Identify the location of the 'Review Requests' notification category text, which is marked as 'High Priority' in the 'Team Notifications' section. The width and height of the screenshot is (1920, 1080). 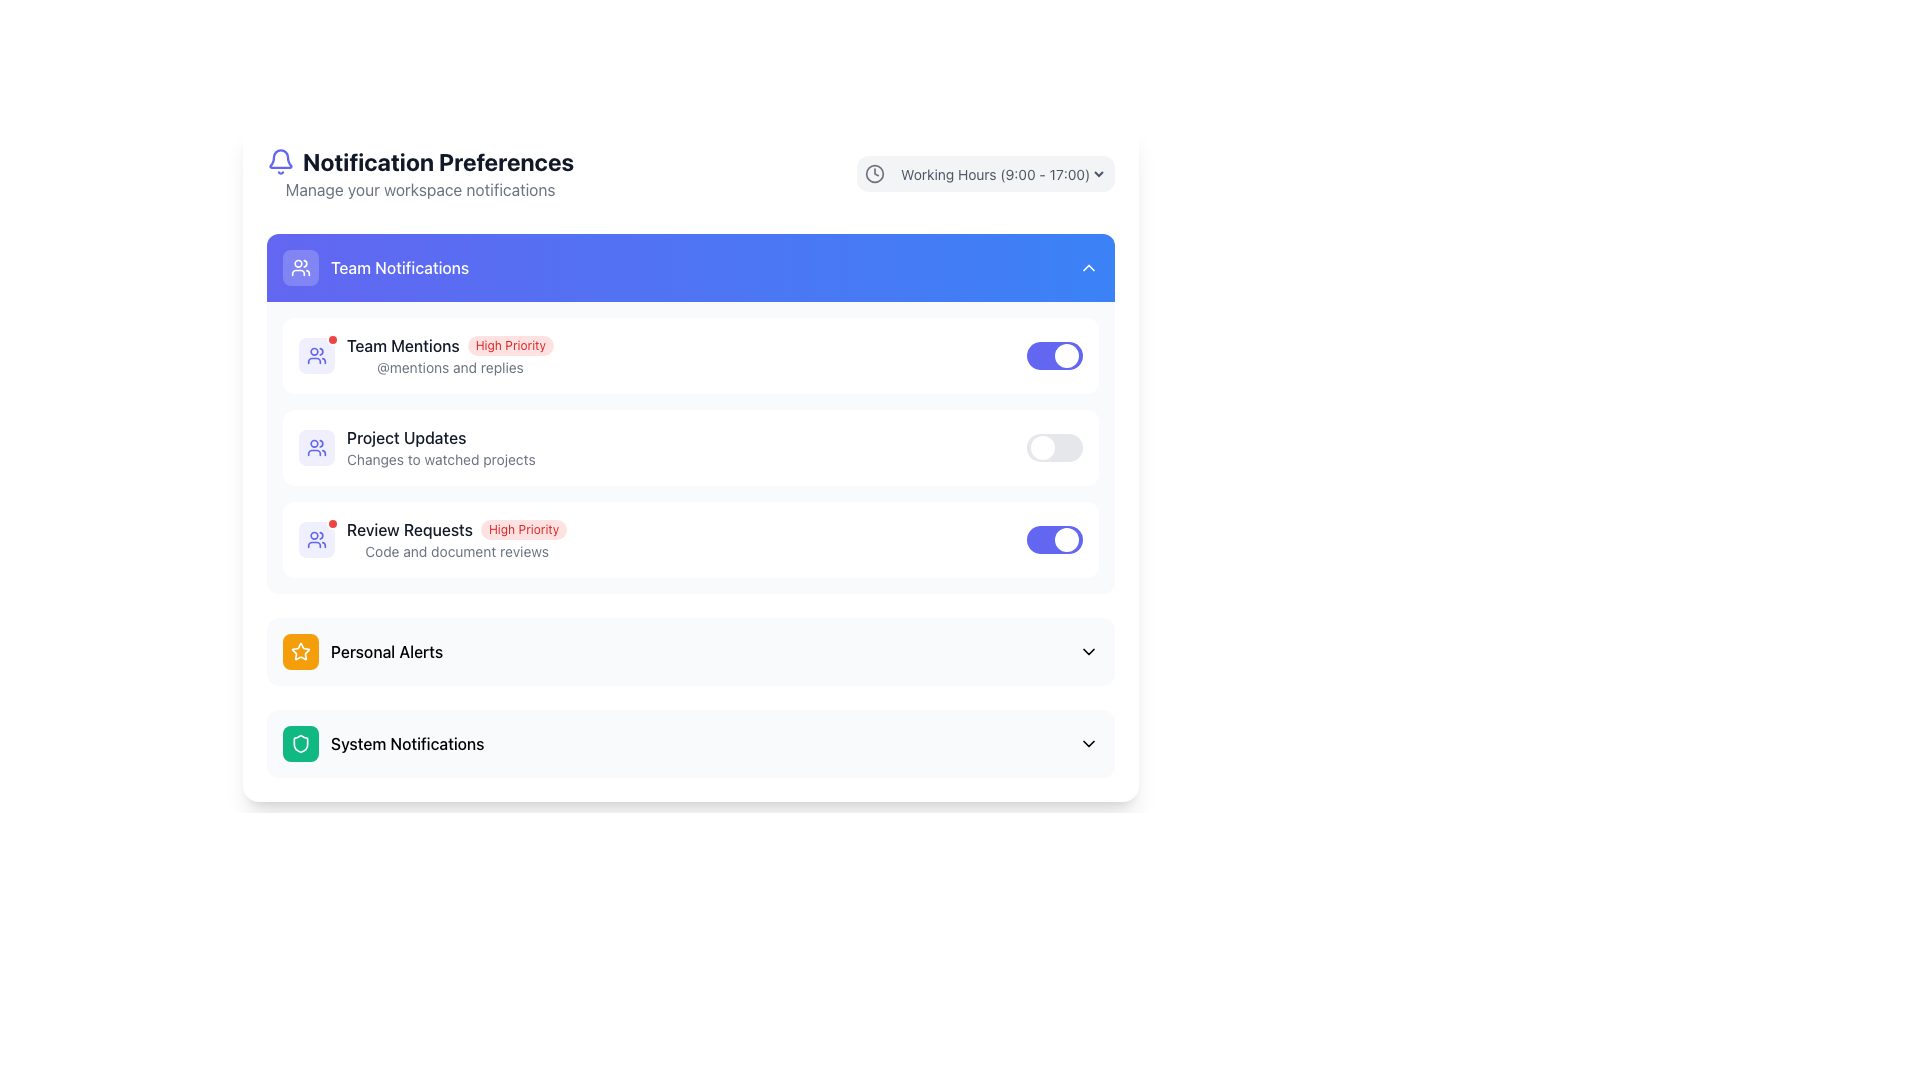
(456, 528).